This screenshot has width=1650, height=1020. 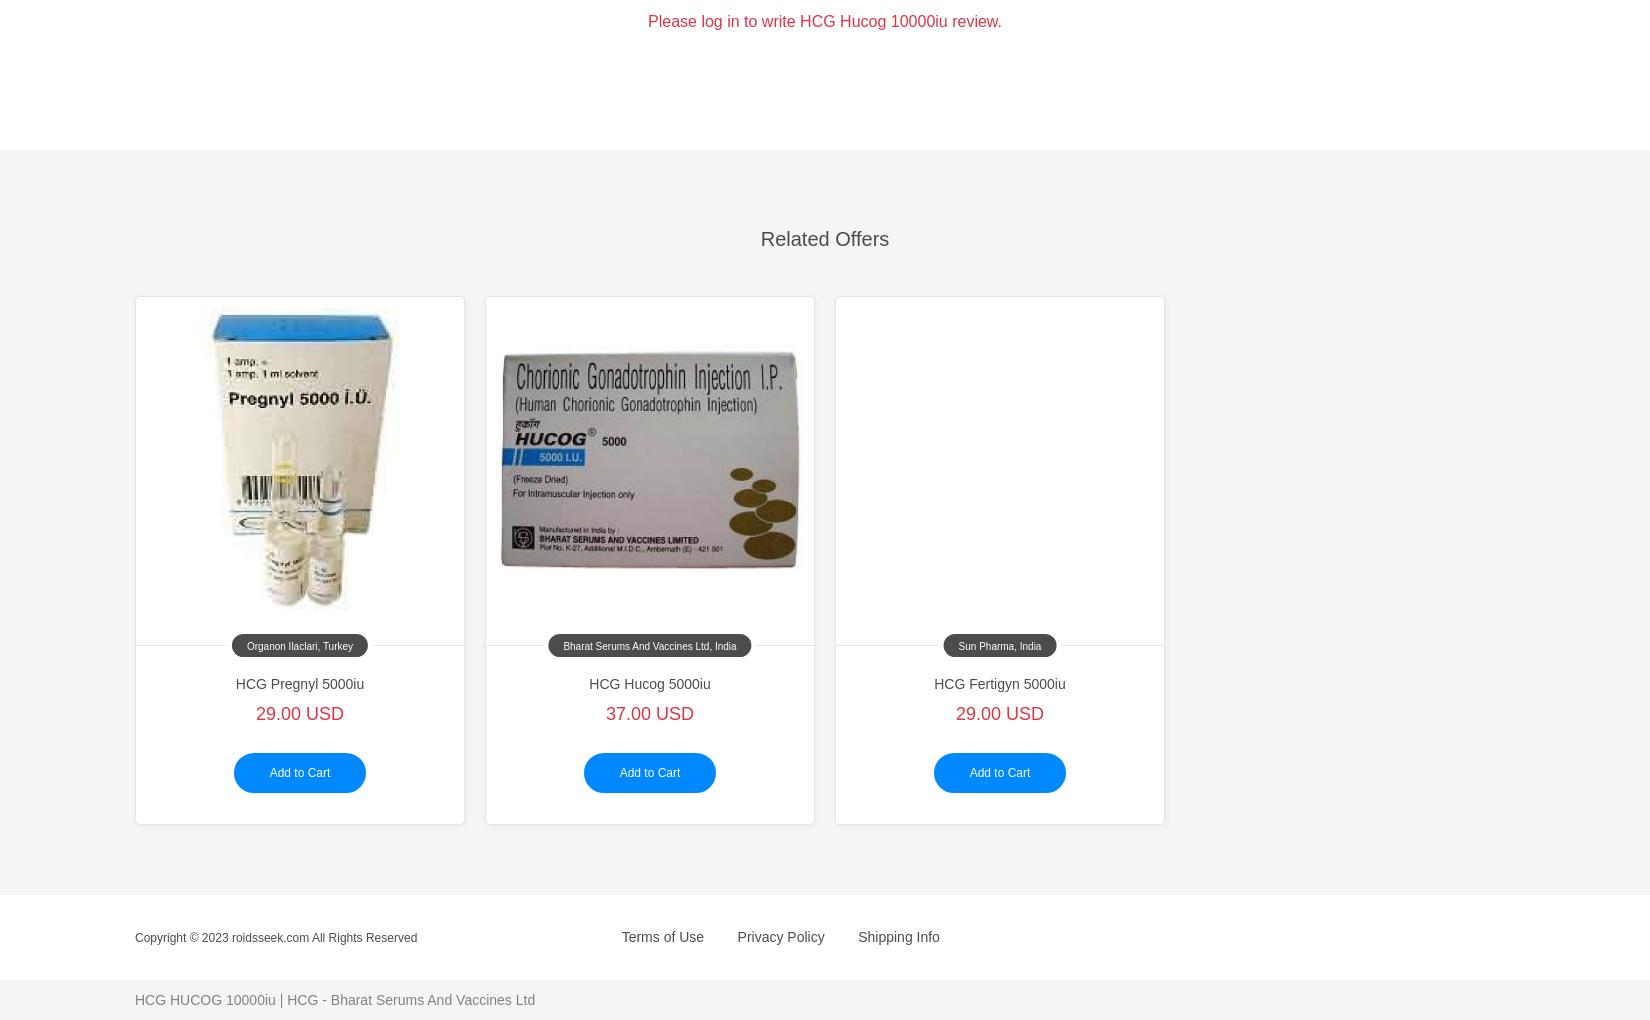 What do you see at coordinates (276, 935) in the screenshot?
I see `'Copyright © 2023 roidsseek.com All Rights Reserved'` at bounding box center [276, 935].